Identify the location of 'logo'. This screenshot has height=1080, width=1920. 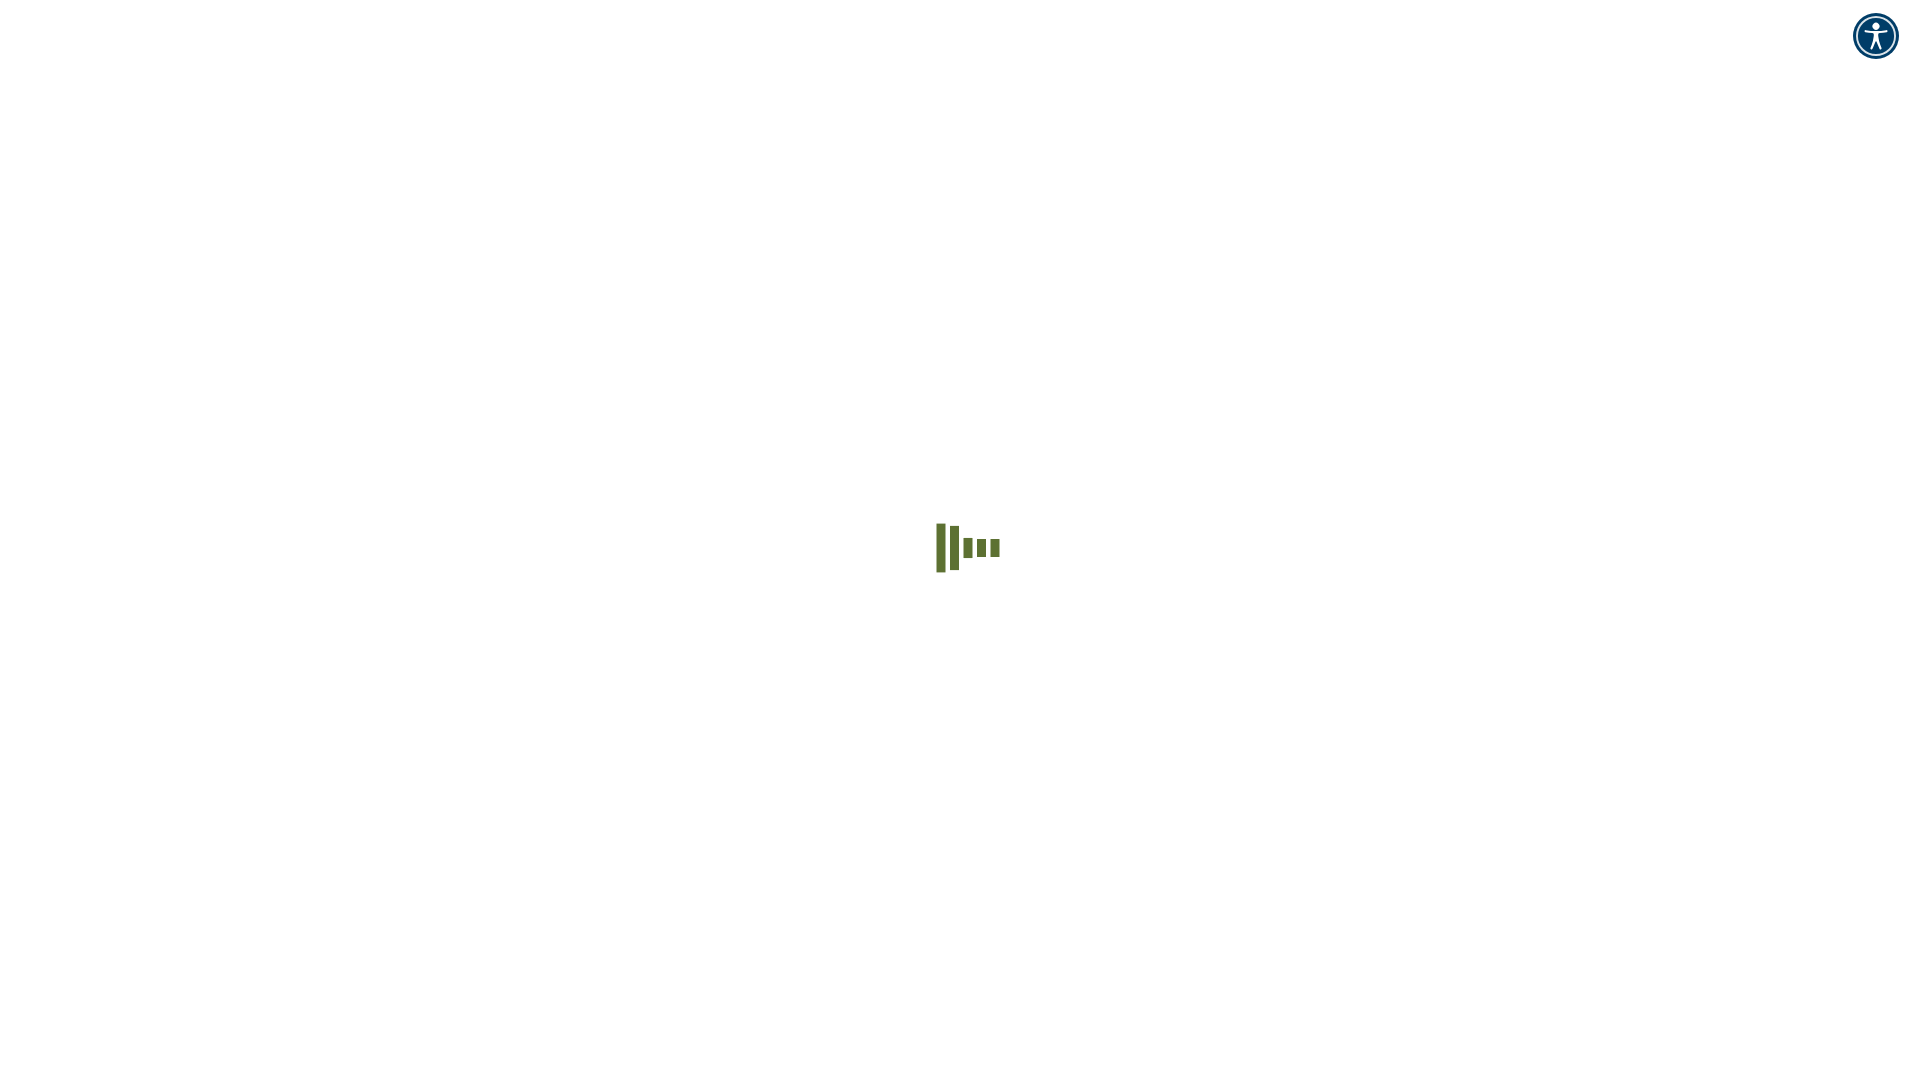
(108, 188).